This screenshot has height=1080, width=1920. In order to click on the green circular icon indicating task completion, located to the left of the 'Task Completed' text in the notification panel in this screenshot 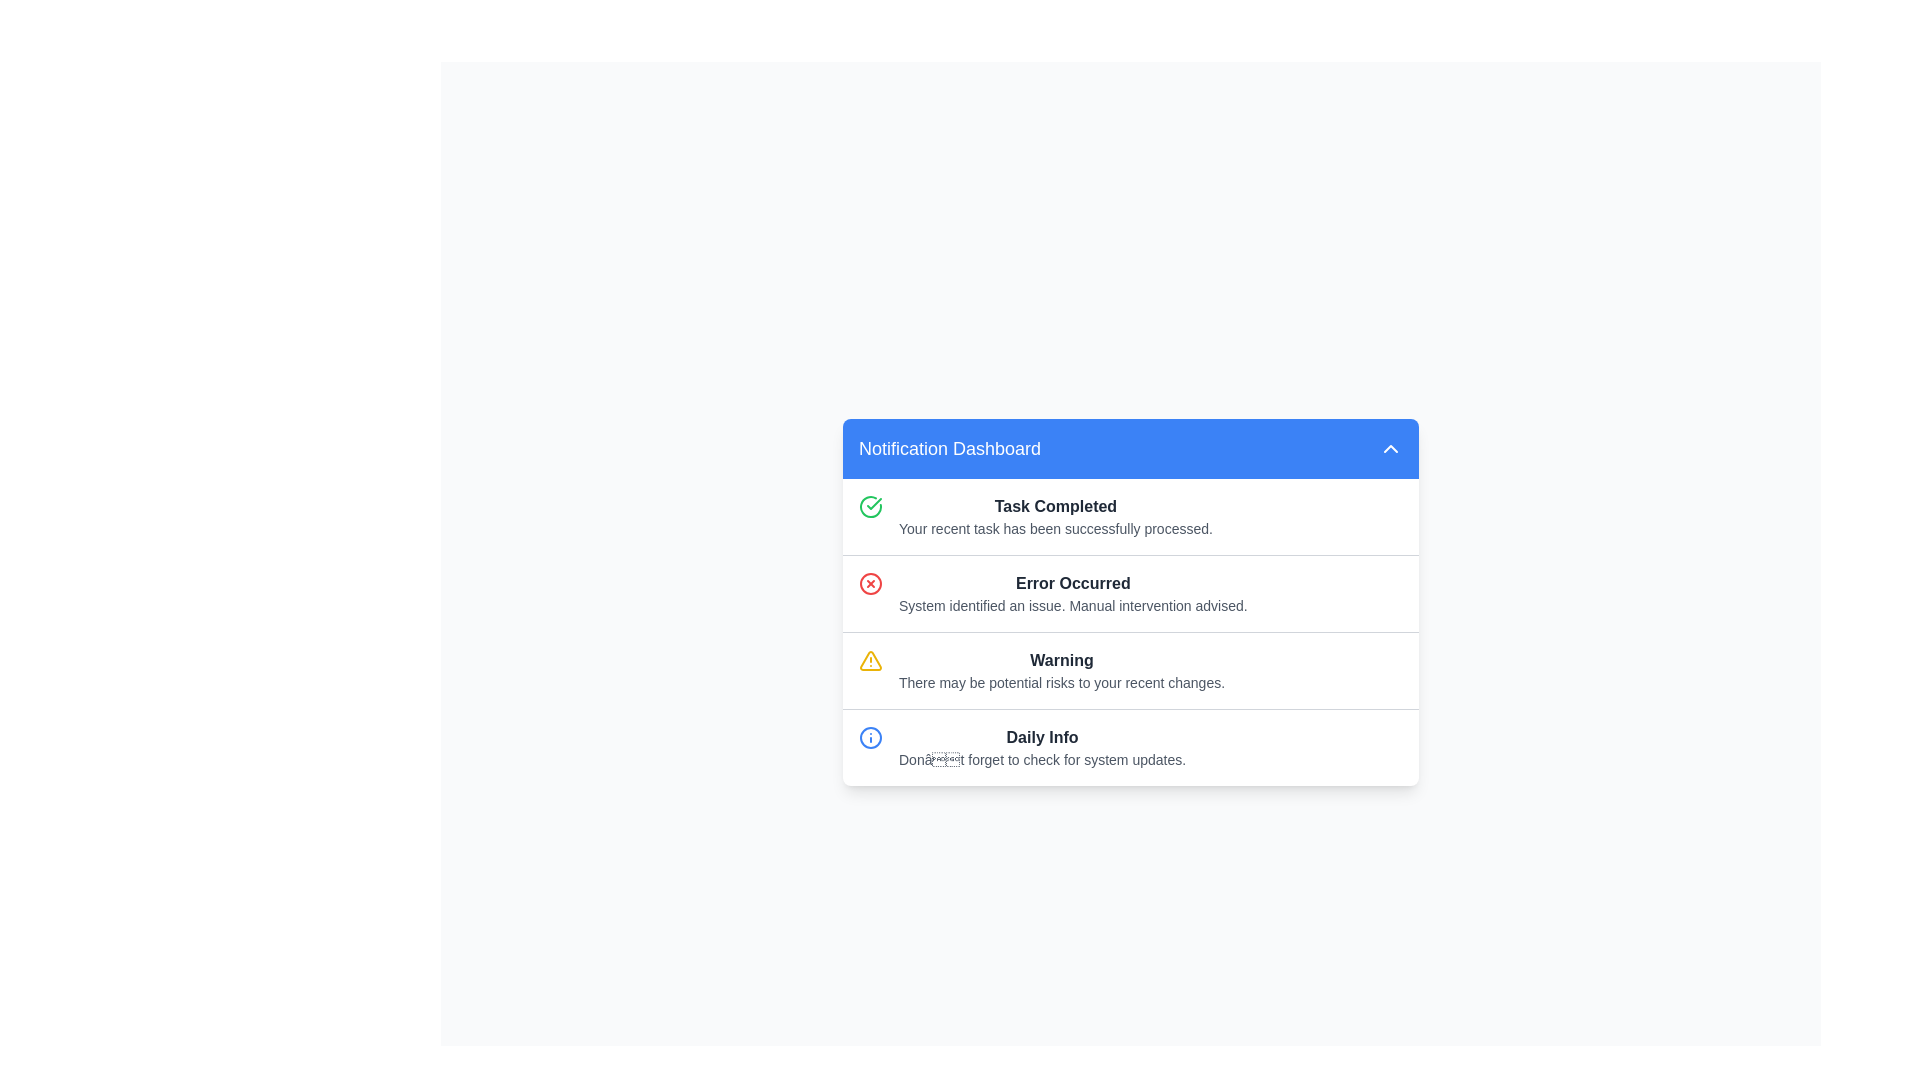, I will do `click(874, 502)`.